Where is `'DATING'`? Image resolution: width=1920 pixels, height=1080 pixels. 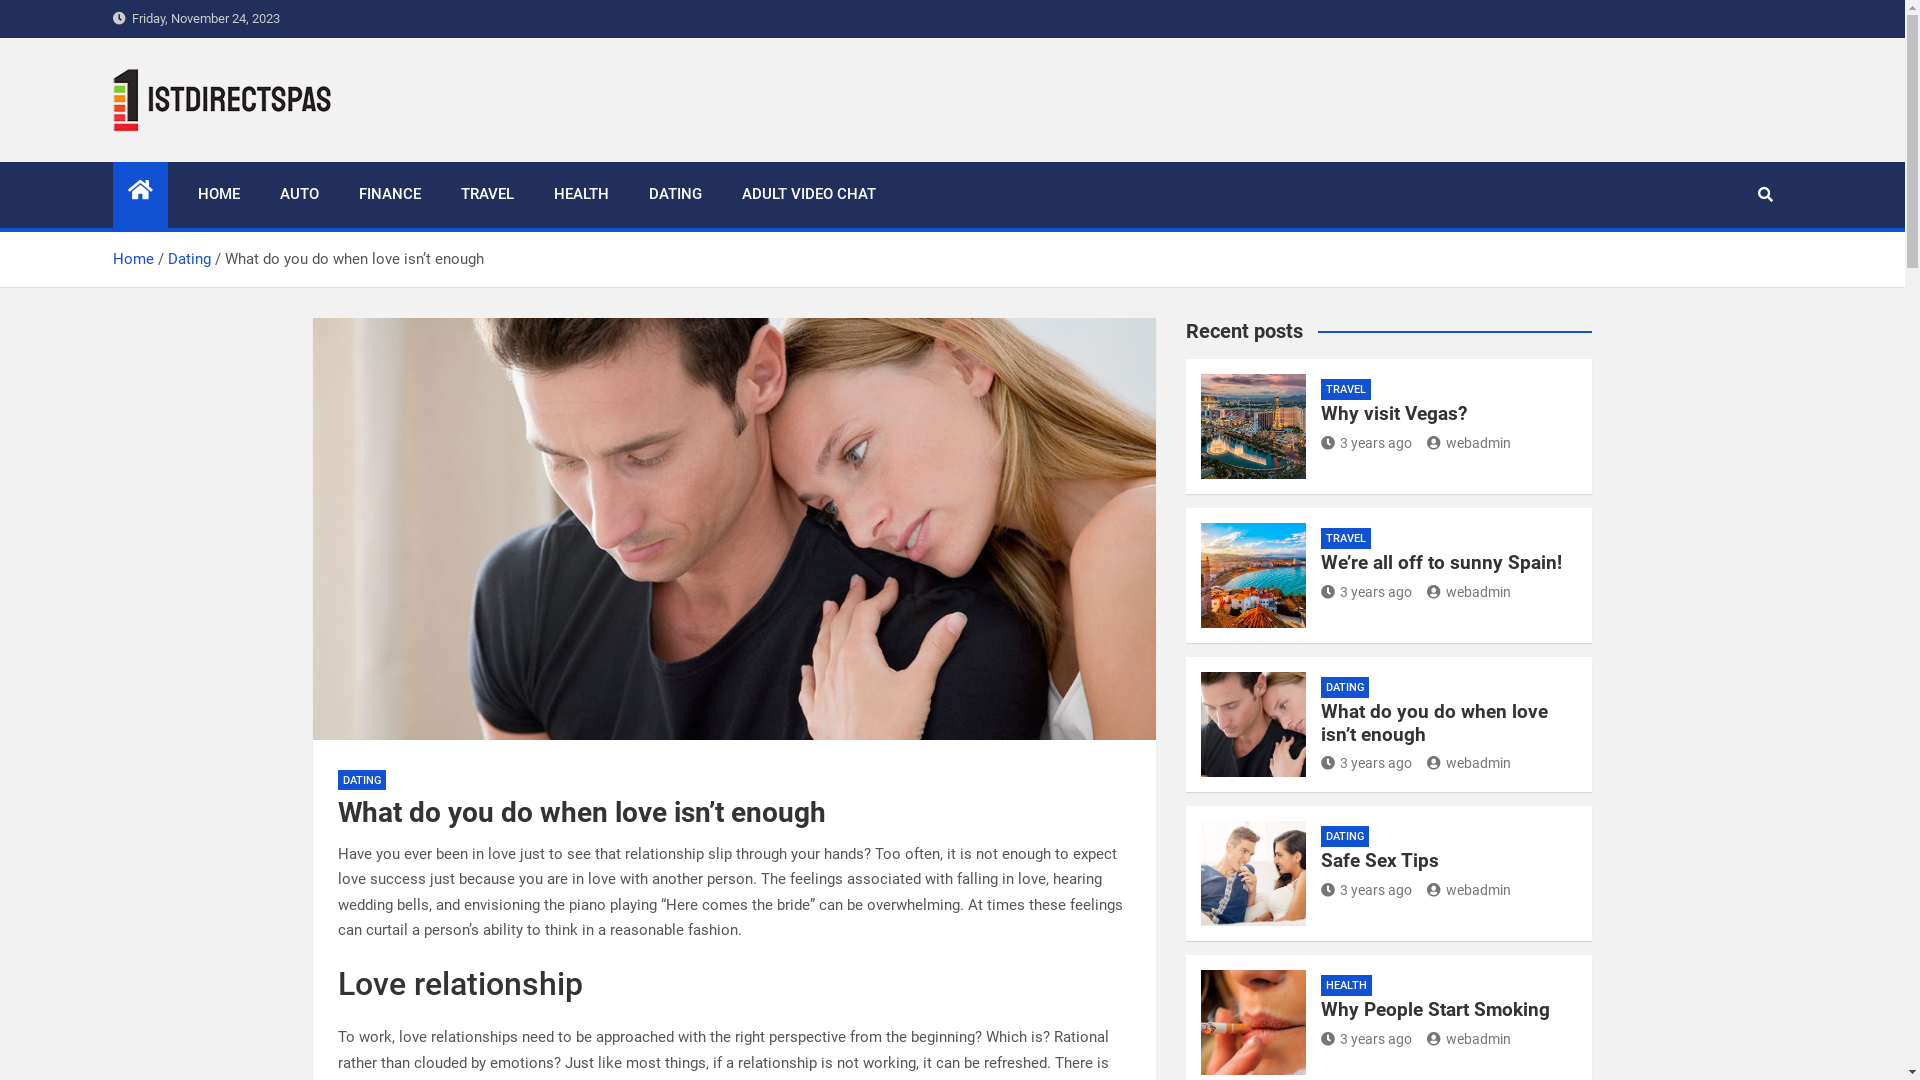
'DATING' is located at coordinates (674, 195).